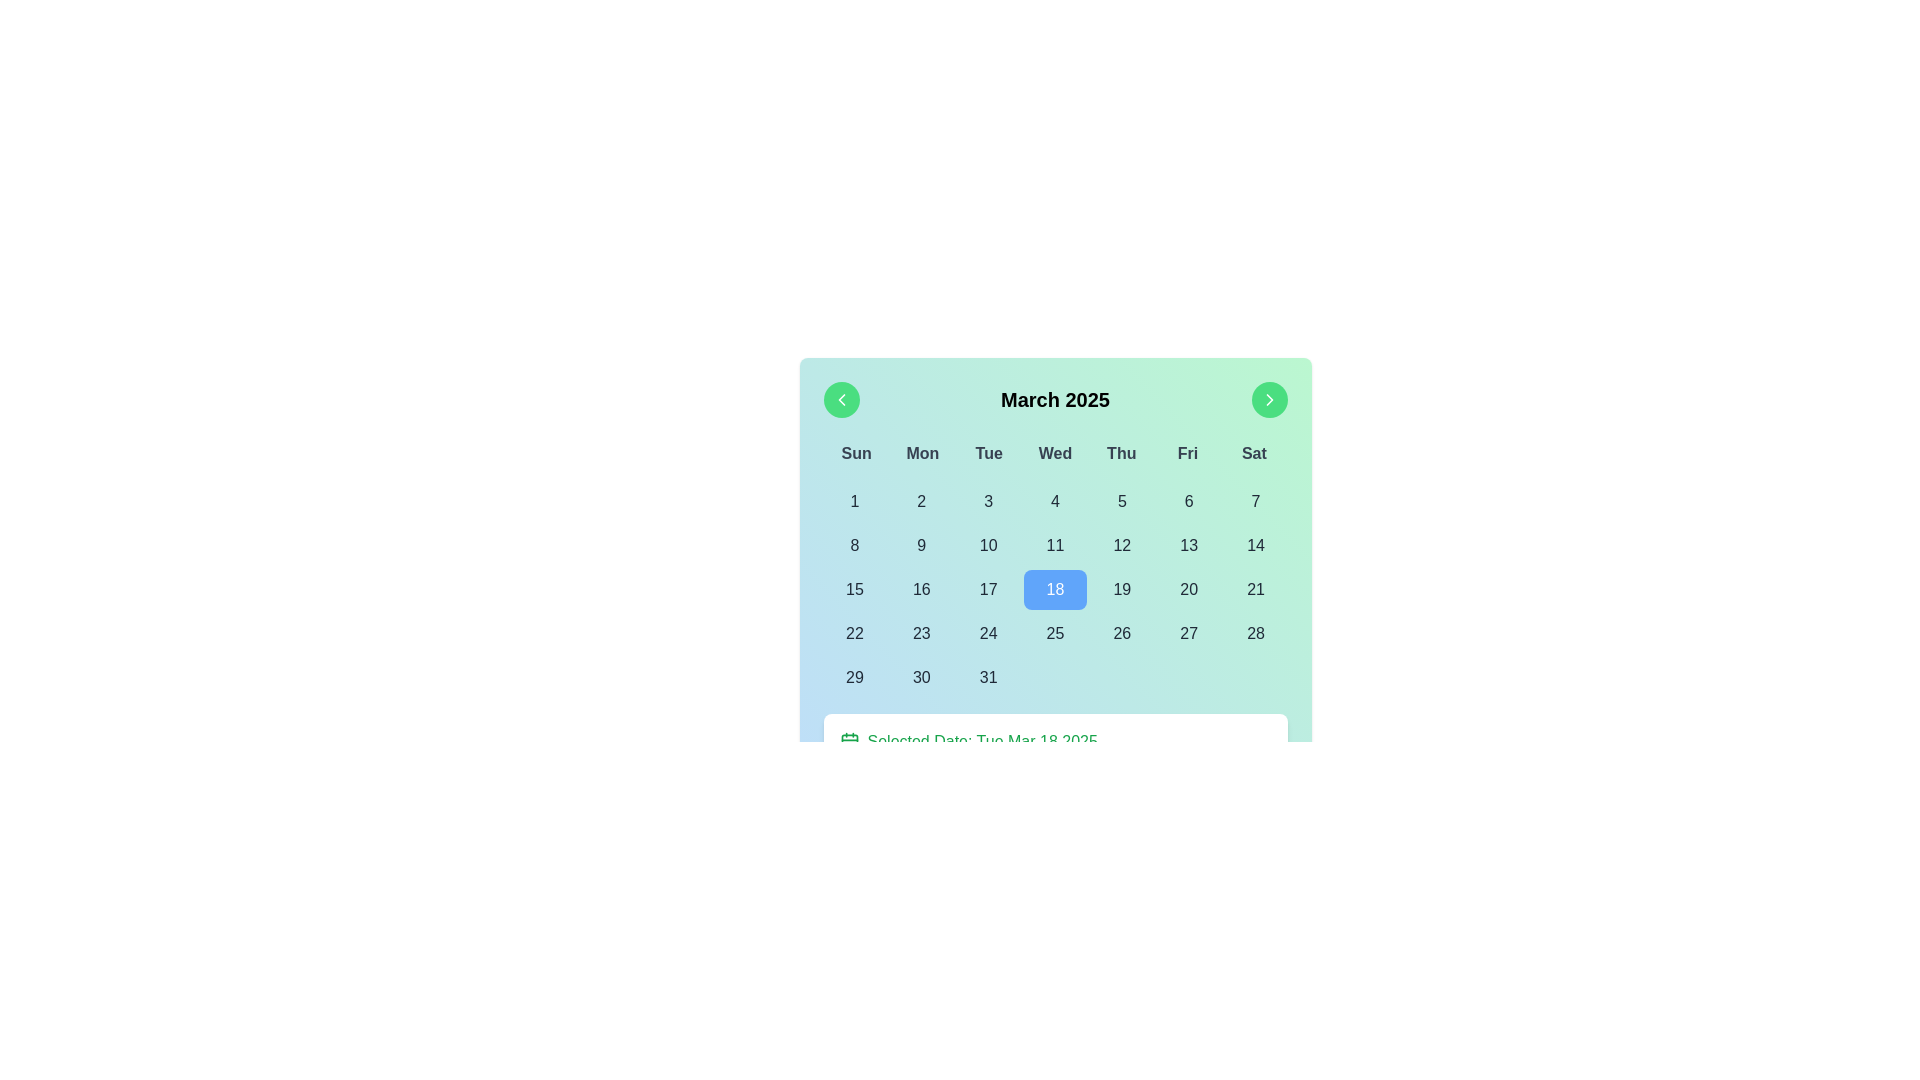  Describe the element at coordinates (988, 589) in the screenshot. I see `the date button representing the 17th of the month in the calendar interface` at that location.